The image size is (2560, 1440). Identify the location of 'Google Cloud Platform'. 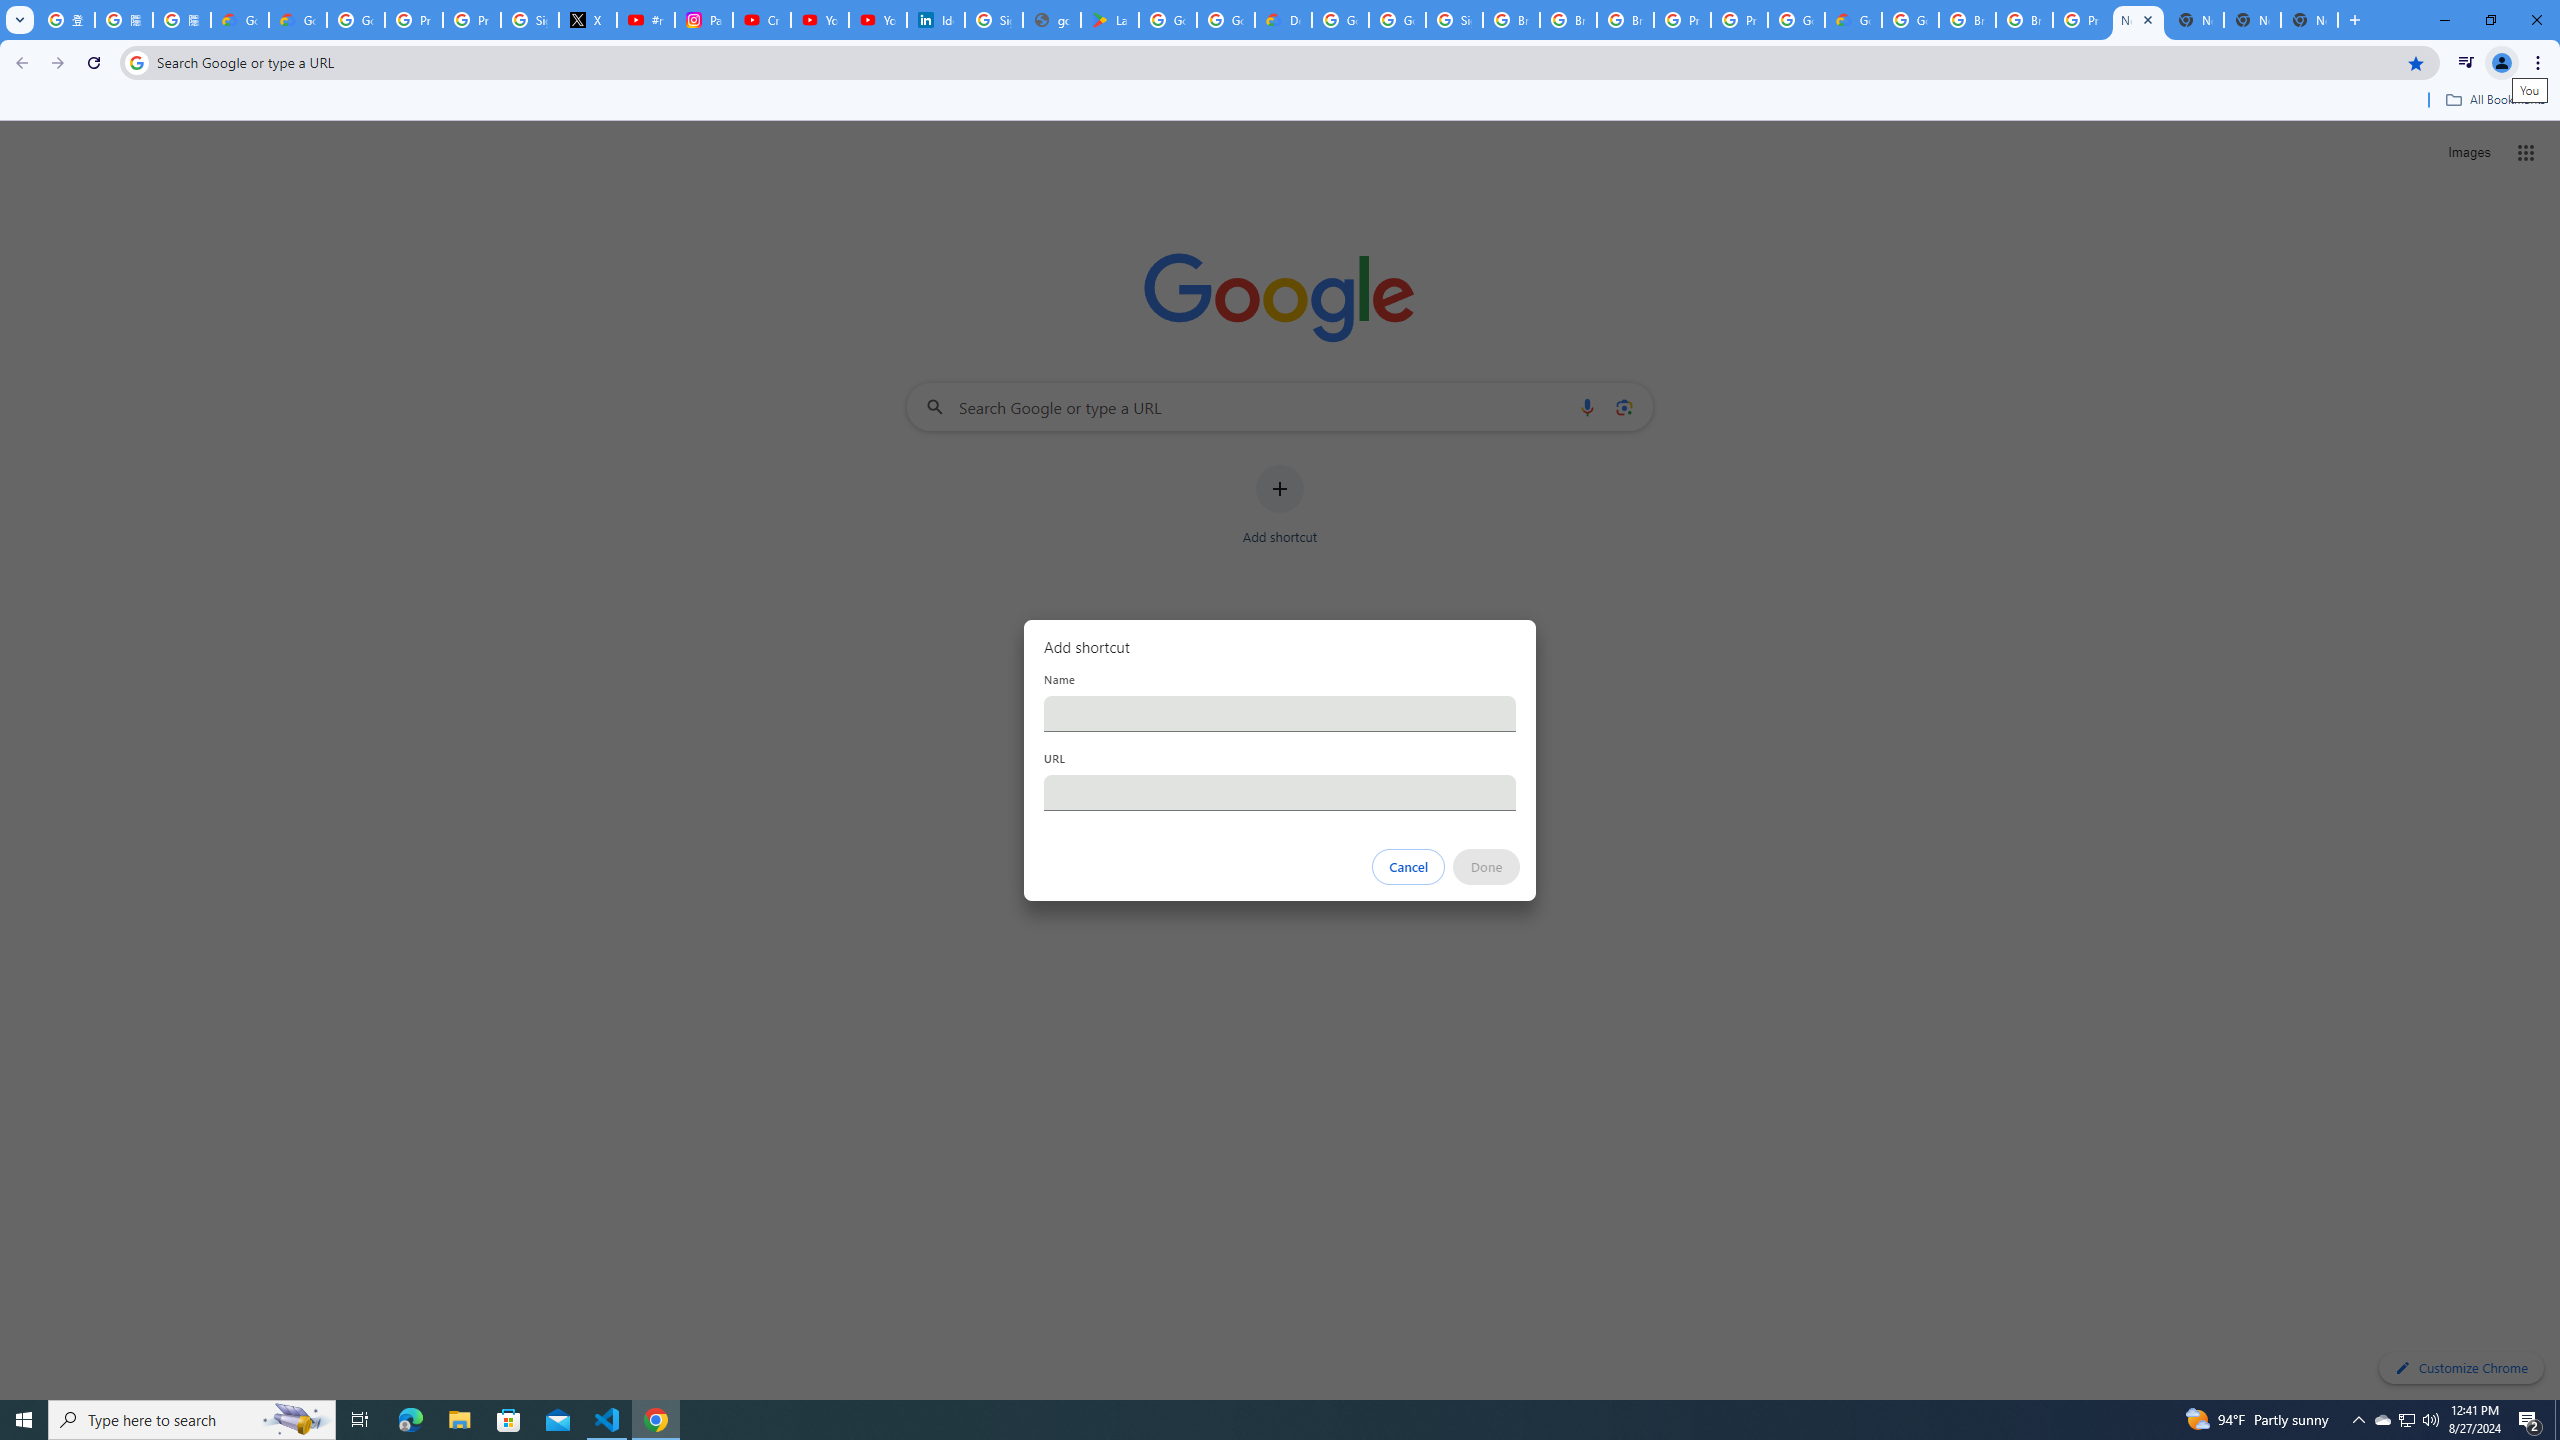
(1911, 19).